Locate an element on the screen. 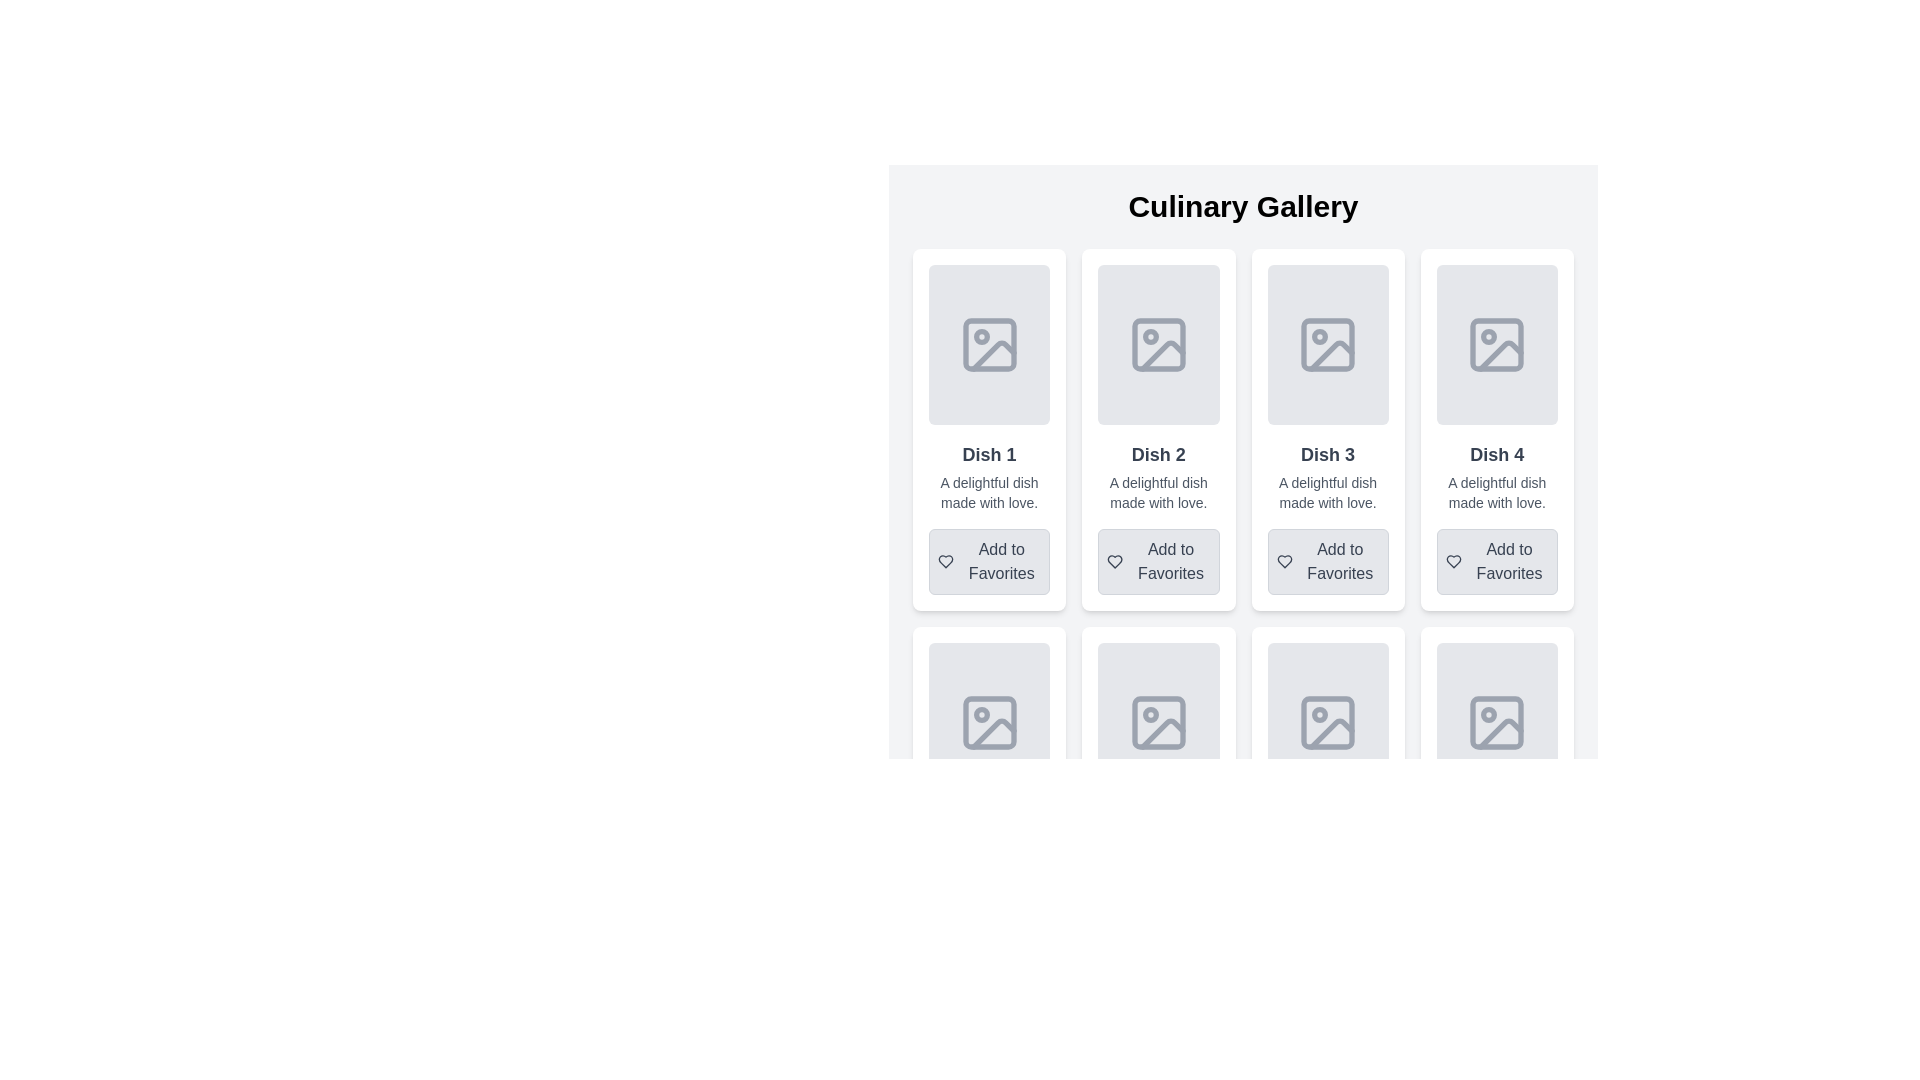 The width and height of the screenshot is (1920, 1080). the Circle SVG element representing a detail in the icon design for the 'Dish 3' entry, located in the second row, third column of the grid layout is located at coordinates (1320, 713).